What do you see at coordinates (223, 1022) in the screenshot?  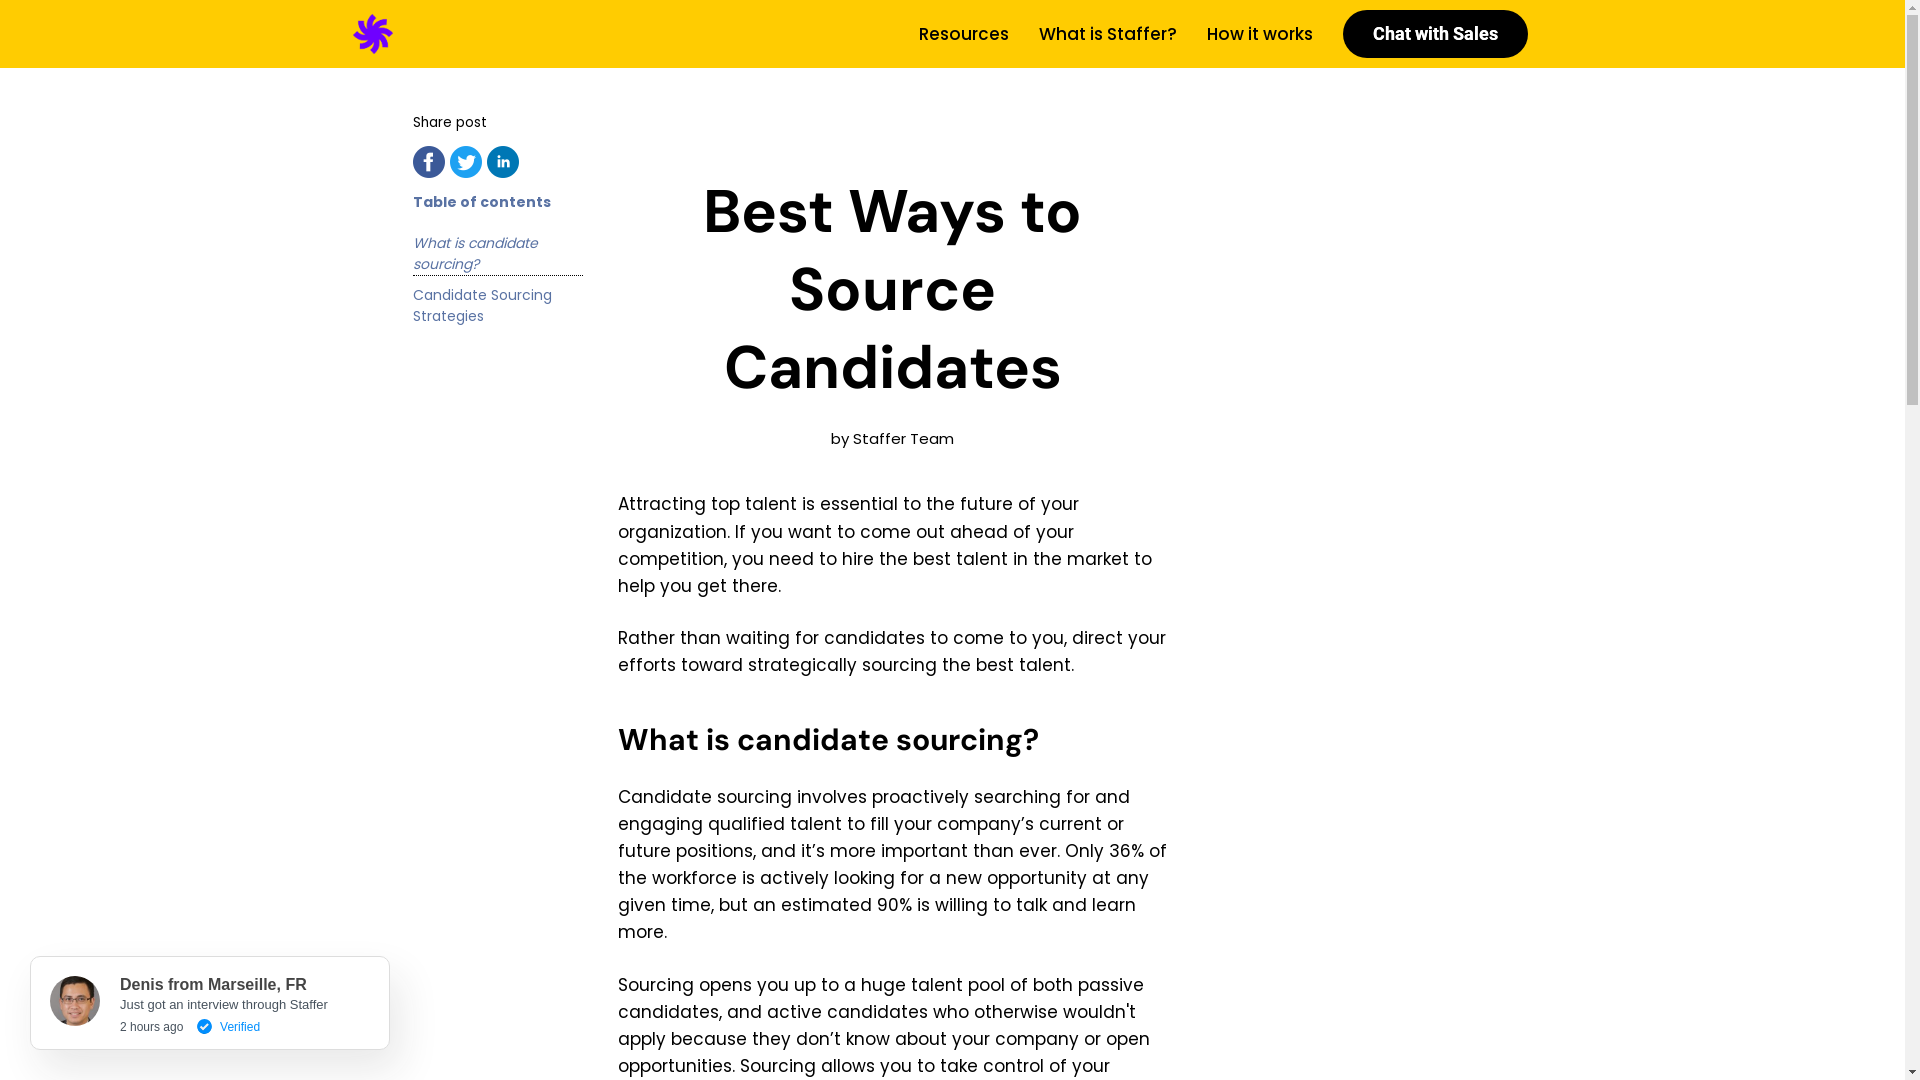 I see `'Verified'` at bounding box center [223, 1022].